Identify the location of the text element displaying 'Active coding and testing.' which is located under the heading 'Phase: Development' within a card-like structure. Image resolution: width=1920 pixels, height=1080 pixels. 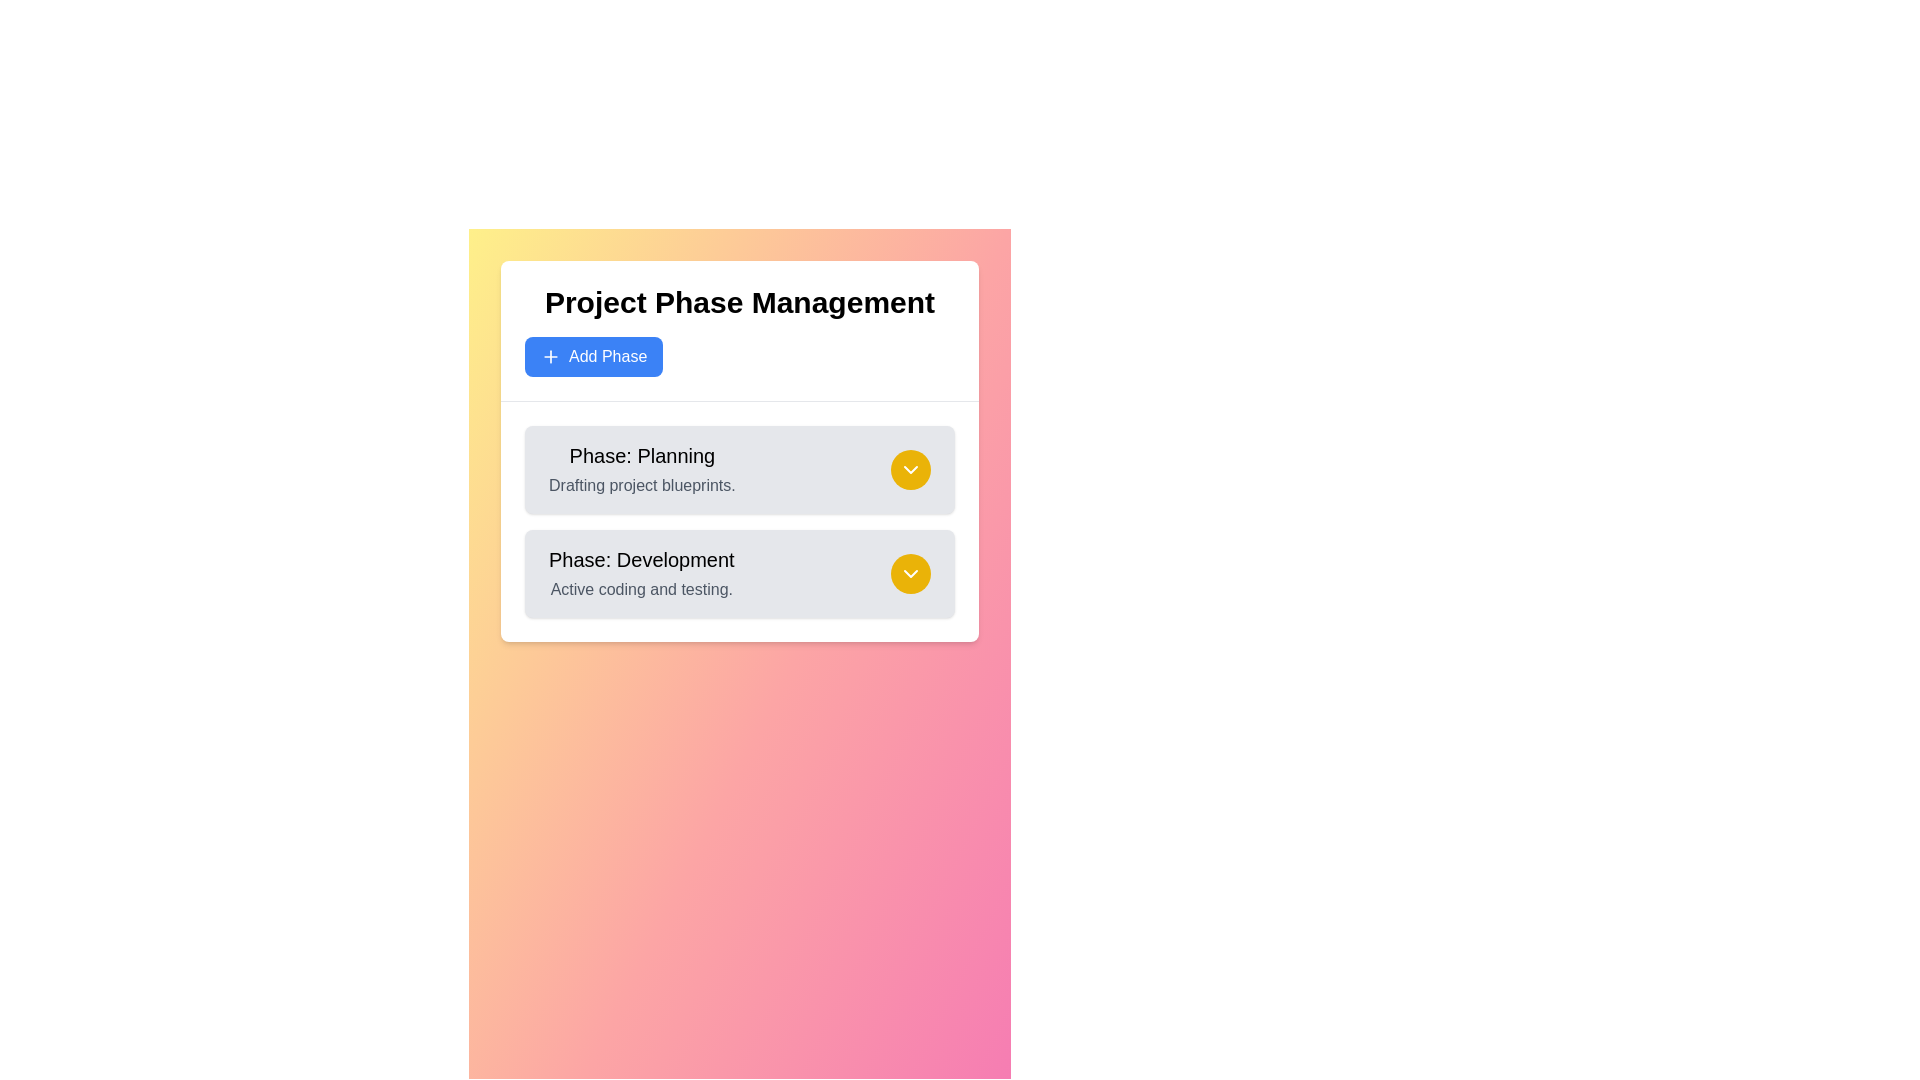
(641, 589).